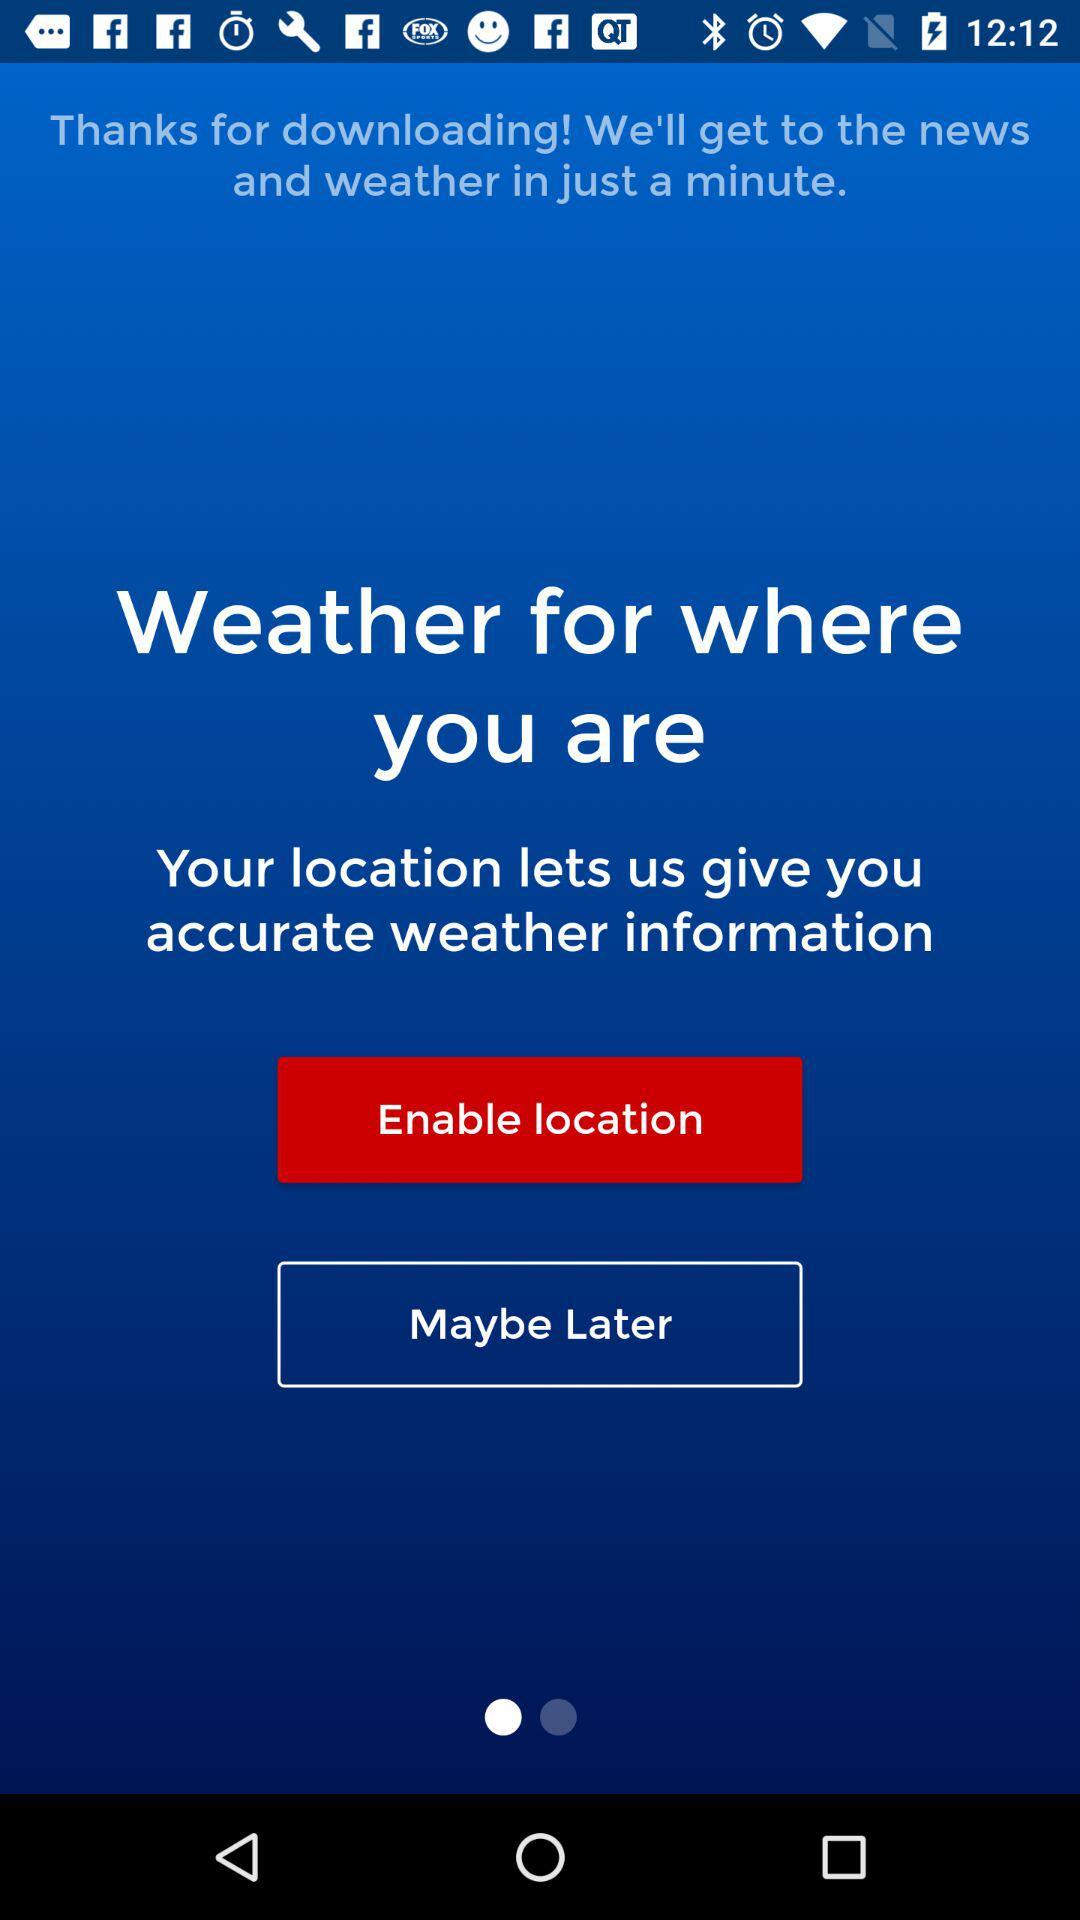  I want to click on item below the your location lets, so click(540, 1118).